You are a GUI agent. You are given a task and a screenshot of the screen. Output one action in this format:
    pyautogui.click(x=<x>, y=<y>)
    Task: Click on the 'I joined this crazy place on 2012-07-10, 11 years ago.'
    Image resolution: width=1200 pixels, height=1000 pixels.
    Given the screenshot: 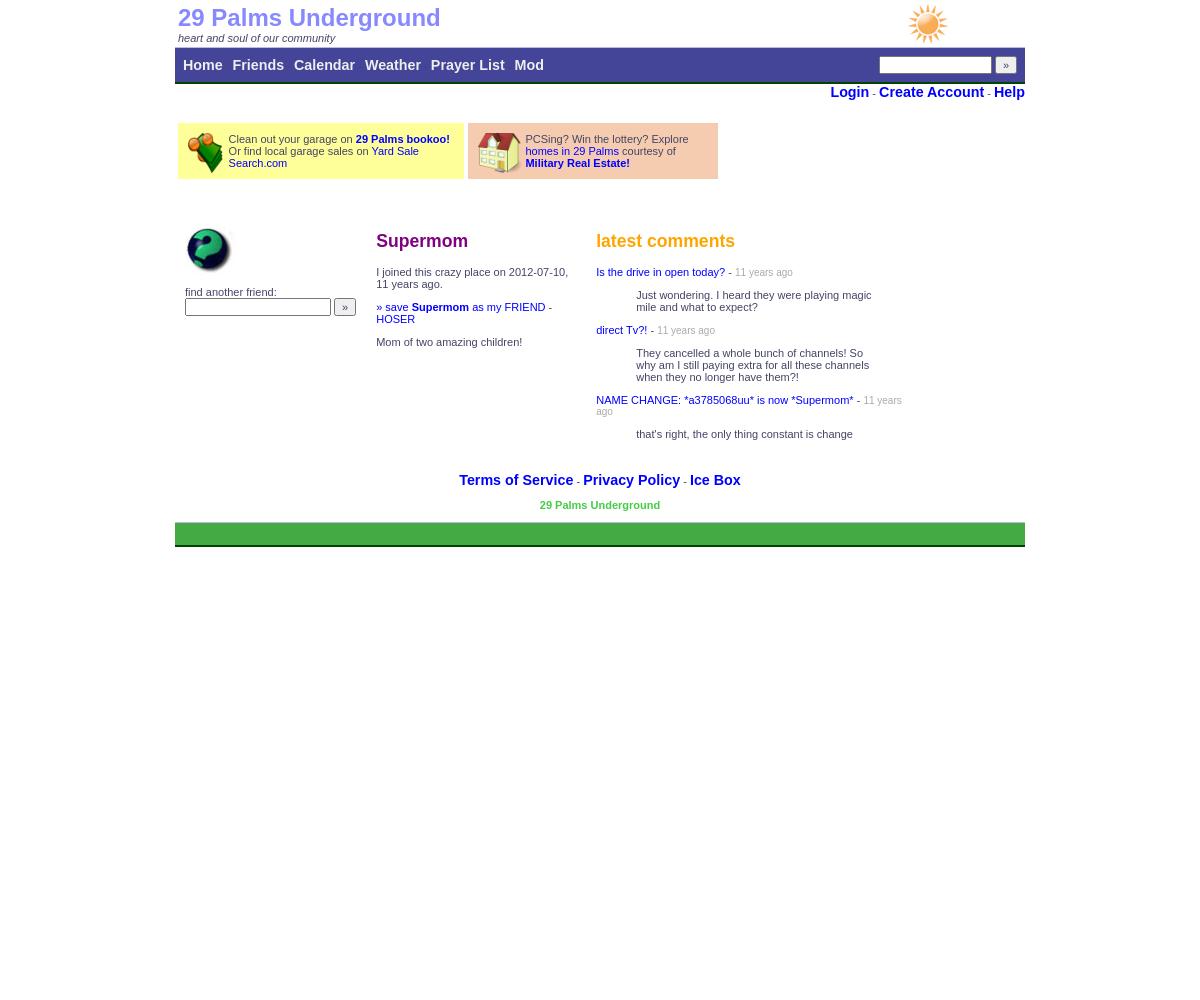 What is the action you would take?
    pyautogui.click(x=470, y=278)
    